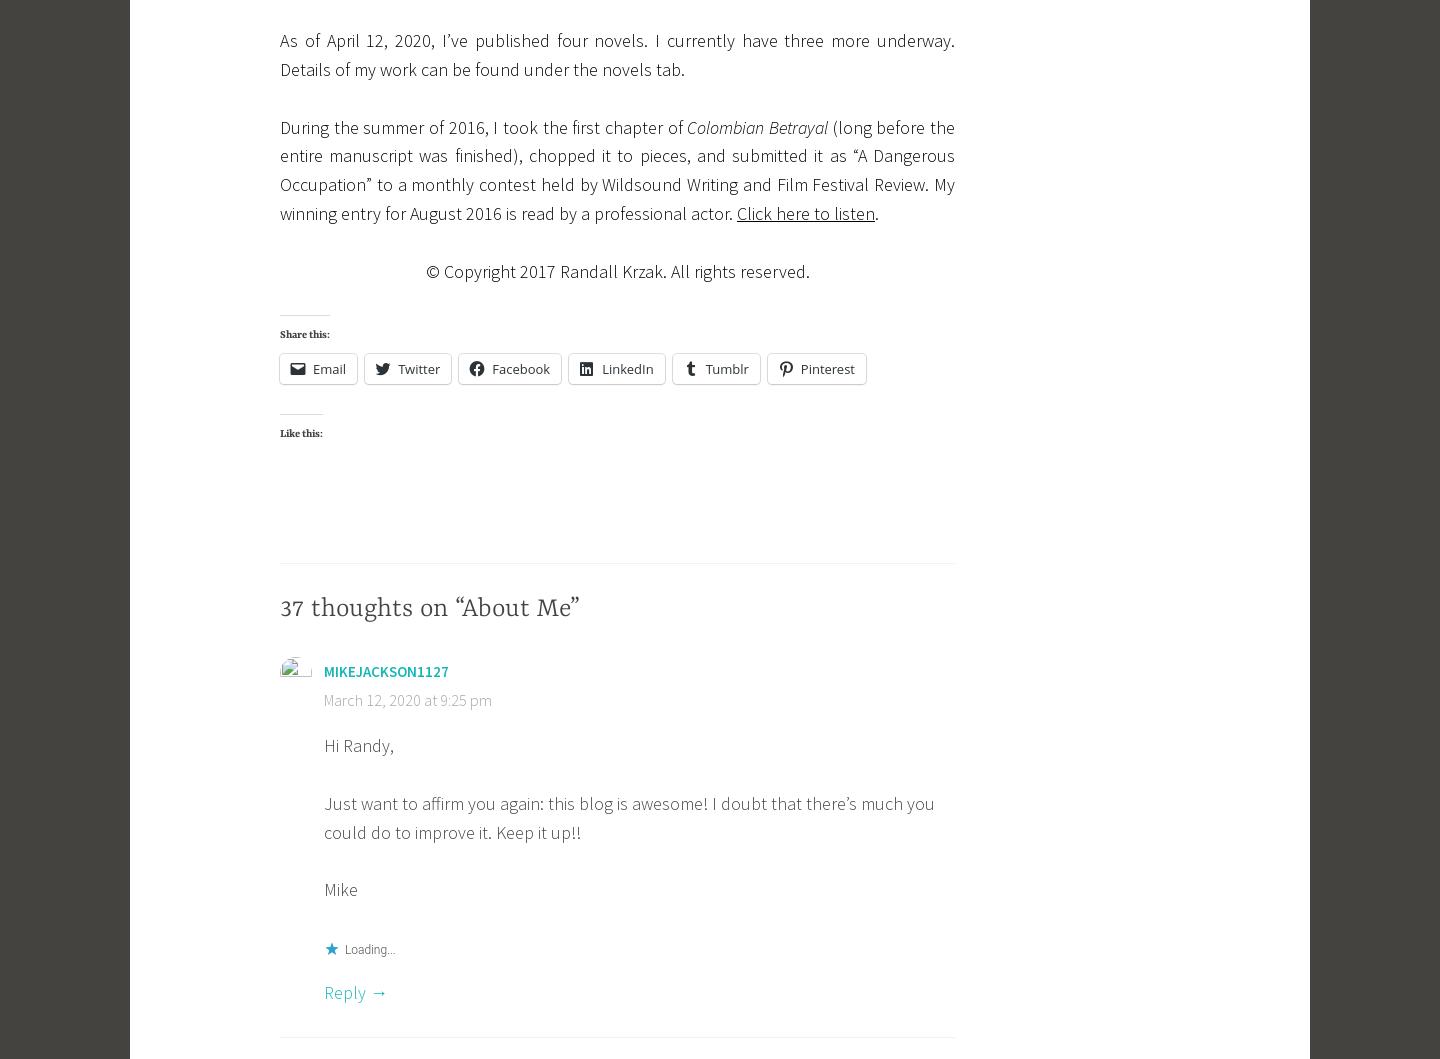 The height and width of the screenshot is (1059, 1440). I want to click on 'Just want to affirm you again: this blog is awesome! I doubt that there’s much you could do to improve it. Keep it up!!', so click(324, 816).